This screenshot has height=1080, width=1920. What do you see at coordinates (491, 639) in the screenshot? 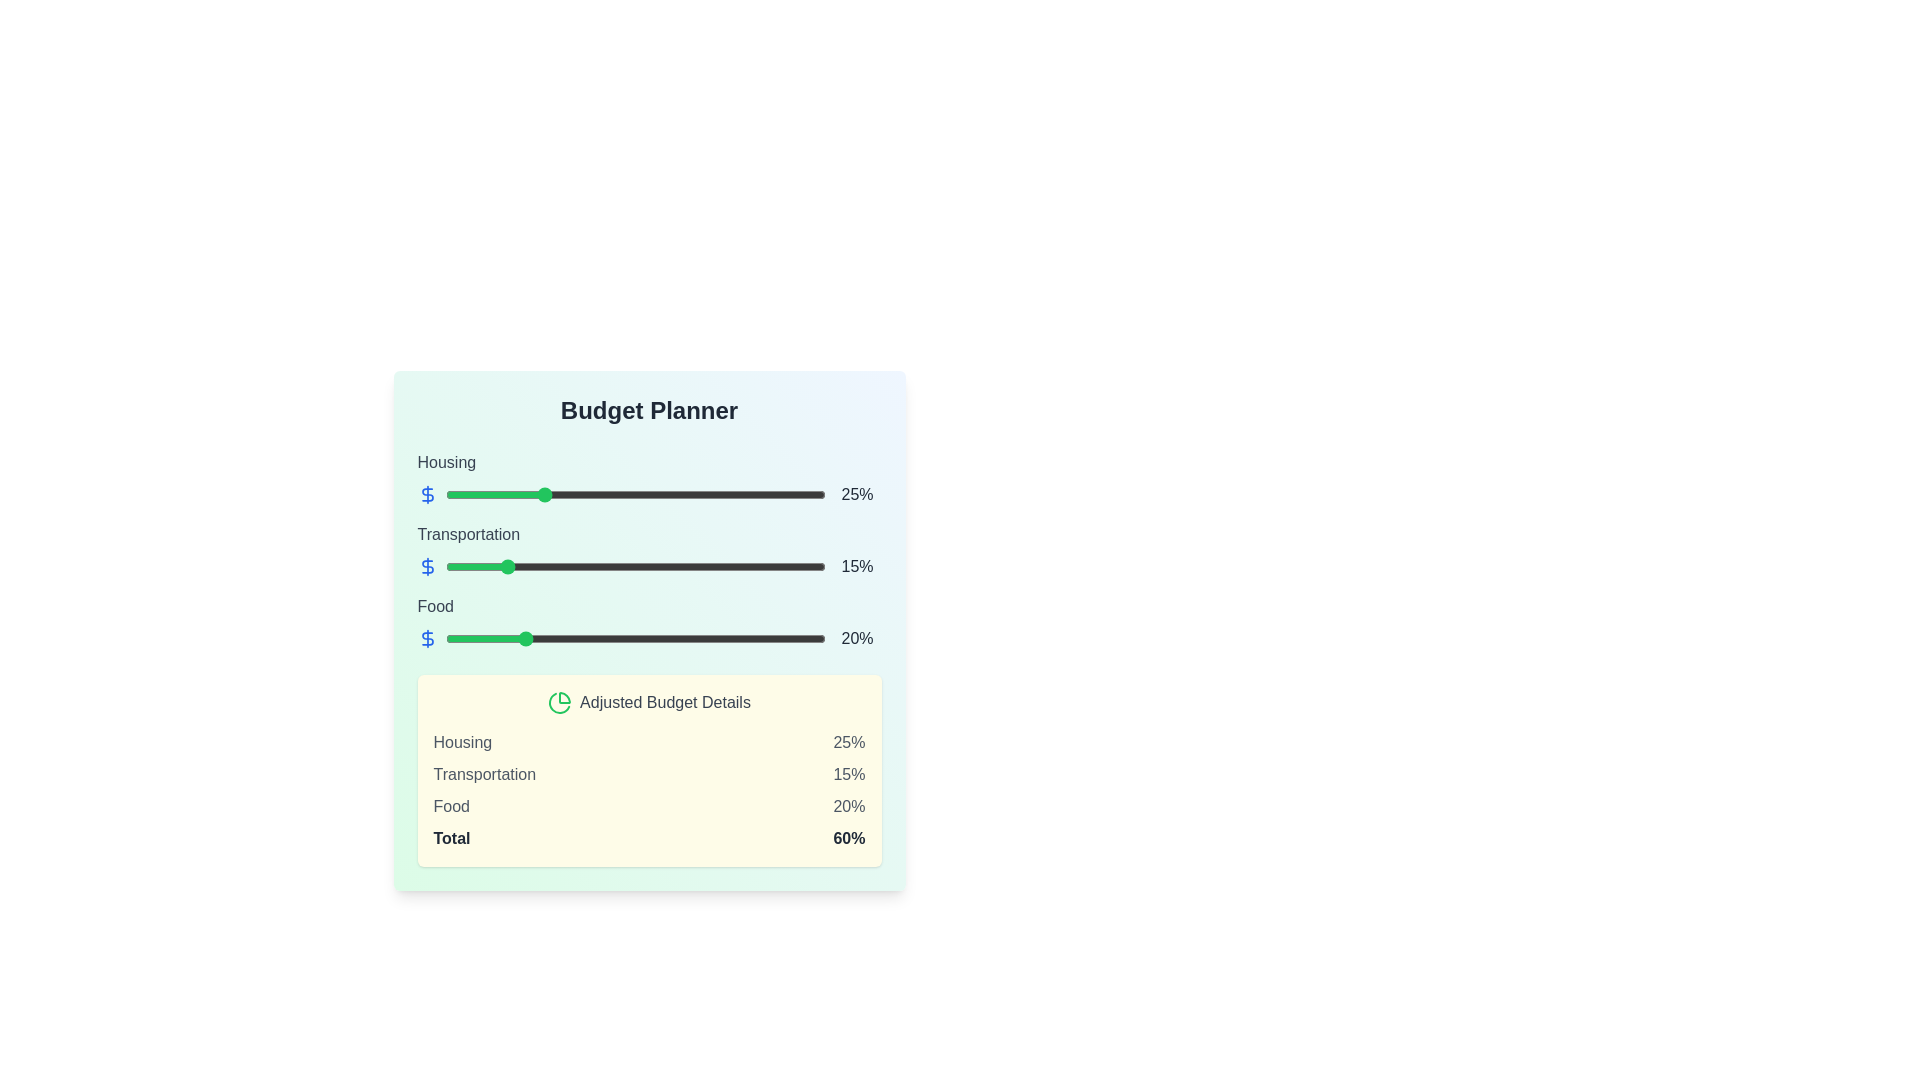
I see `the food budget slider` at bounding box center [491, 639].